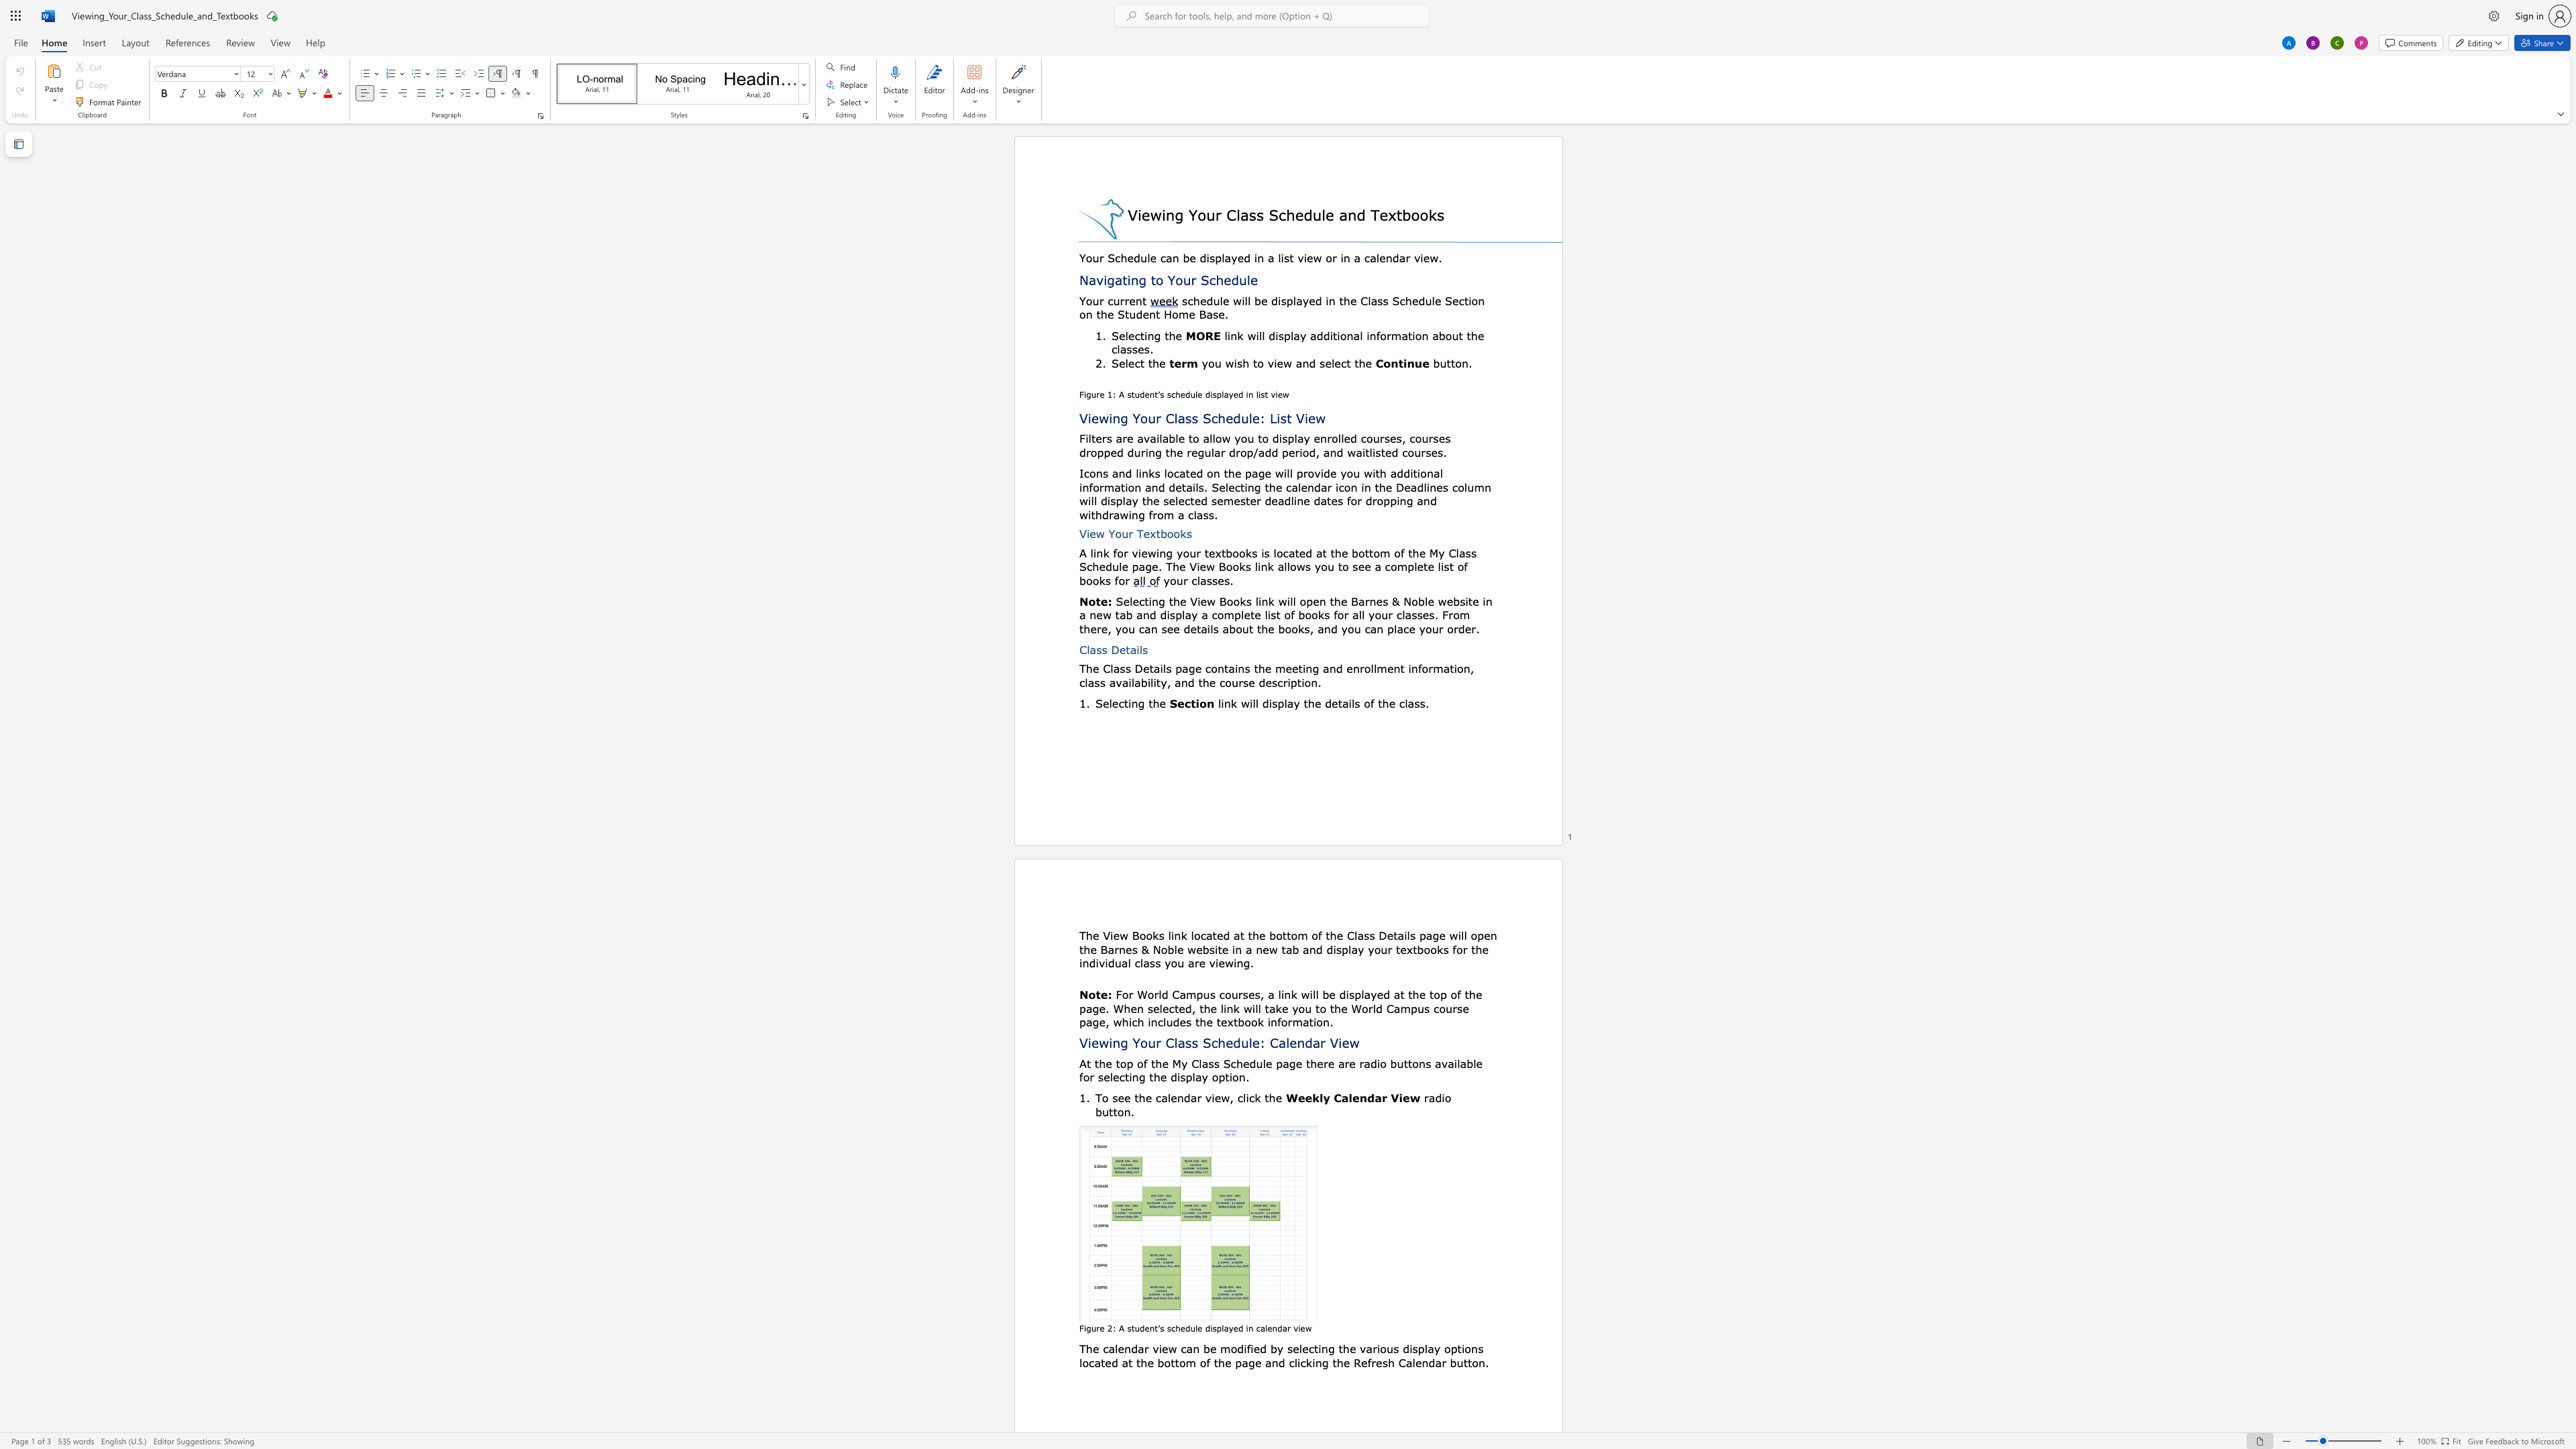 The image size is (2576, 1449). I want to click on the 12th character "i" in the text, so click(1089, 513).